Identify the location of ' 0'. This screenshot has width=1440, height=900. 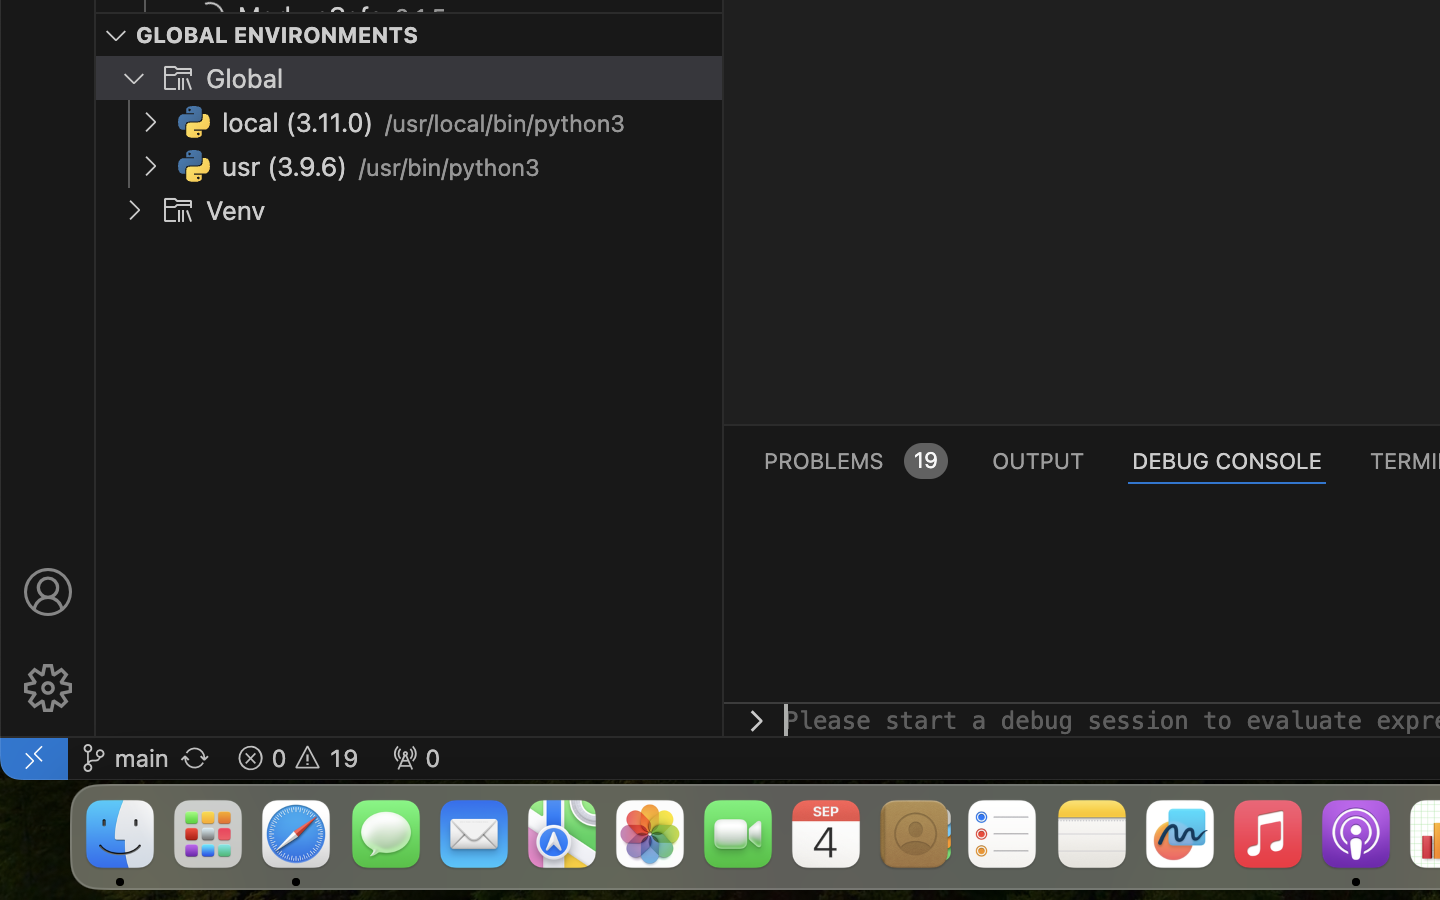
(415, 756).